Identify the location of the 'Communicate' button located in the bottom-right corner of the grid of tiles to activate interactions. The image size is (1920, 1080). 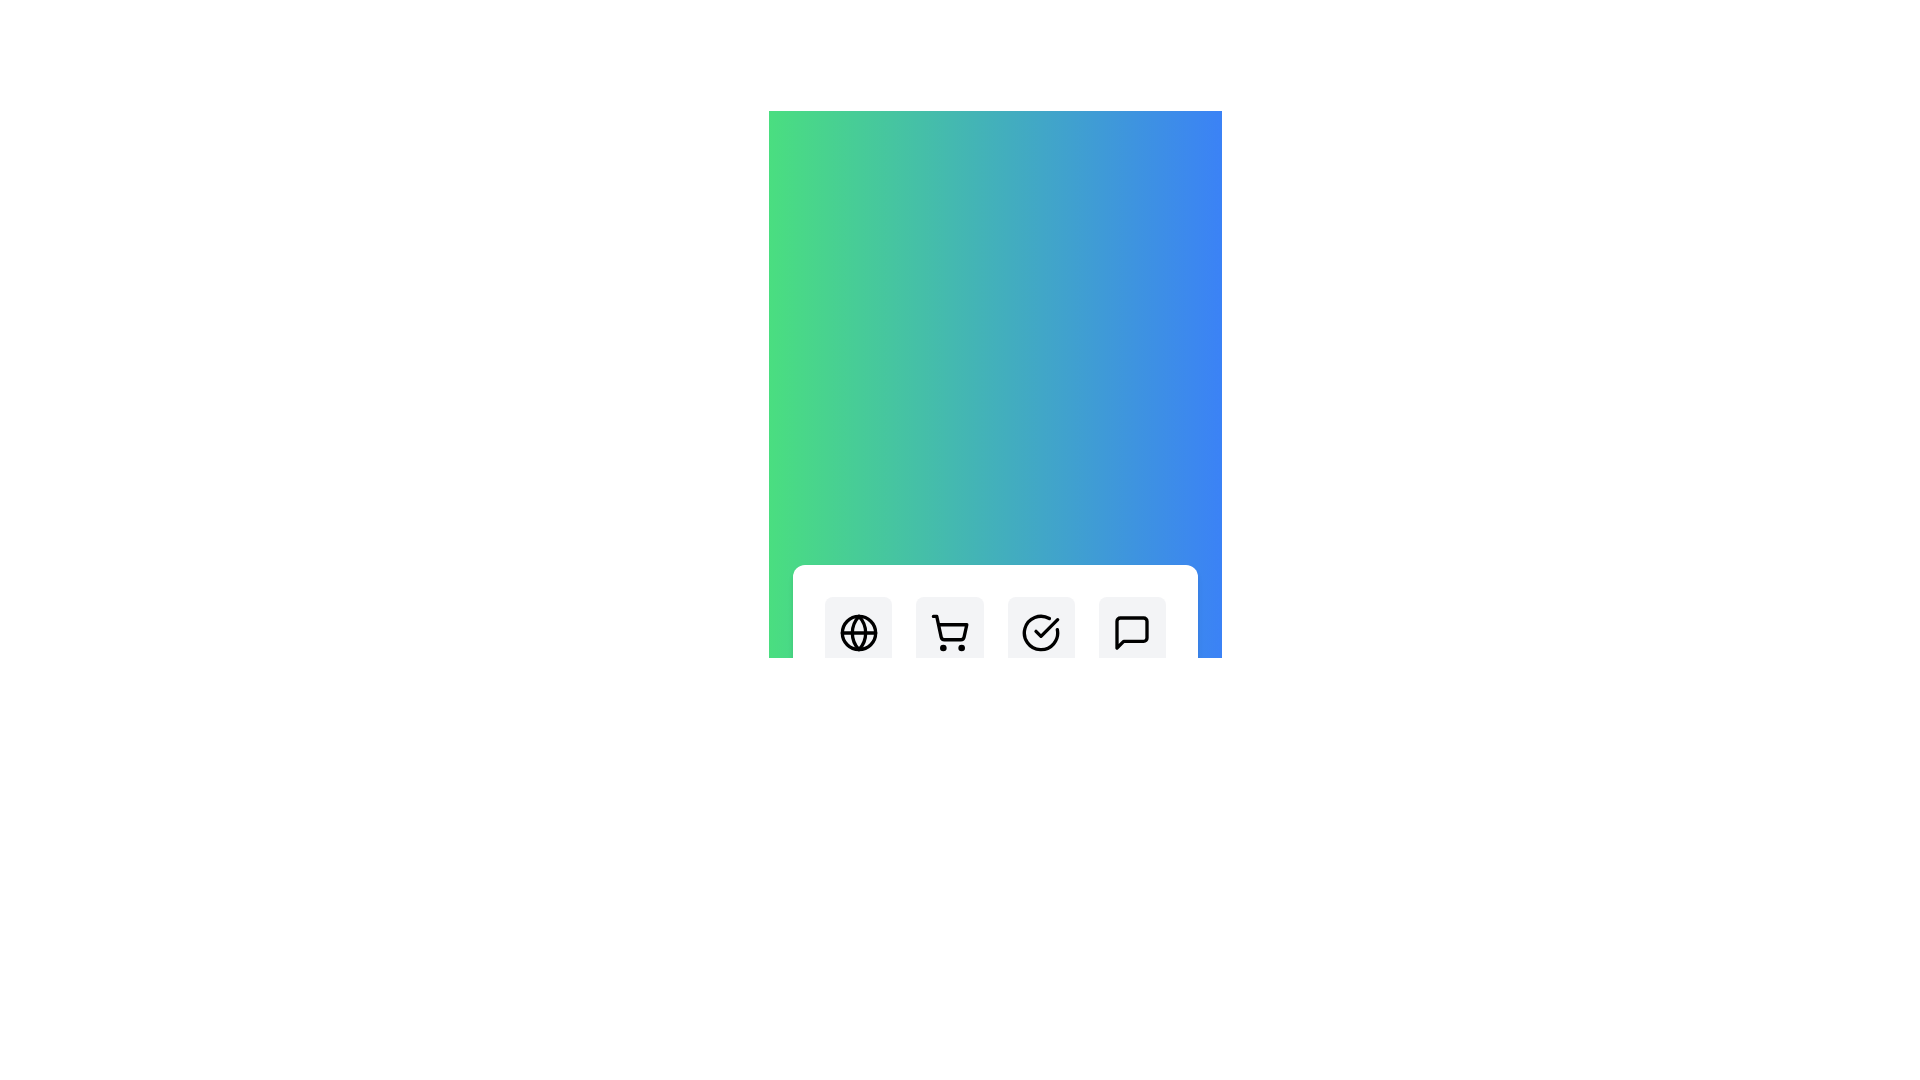
(1132, 651).